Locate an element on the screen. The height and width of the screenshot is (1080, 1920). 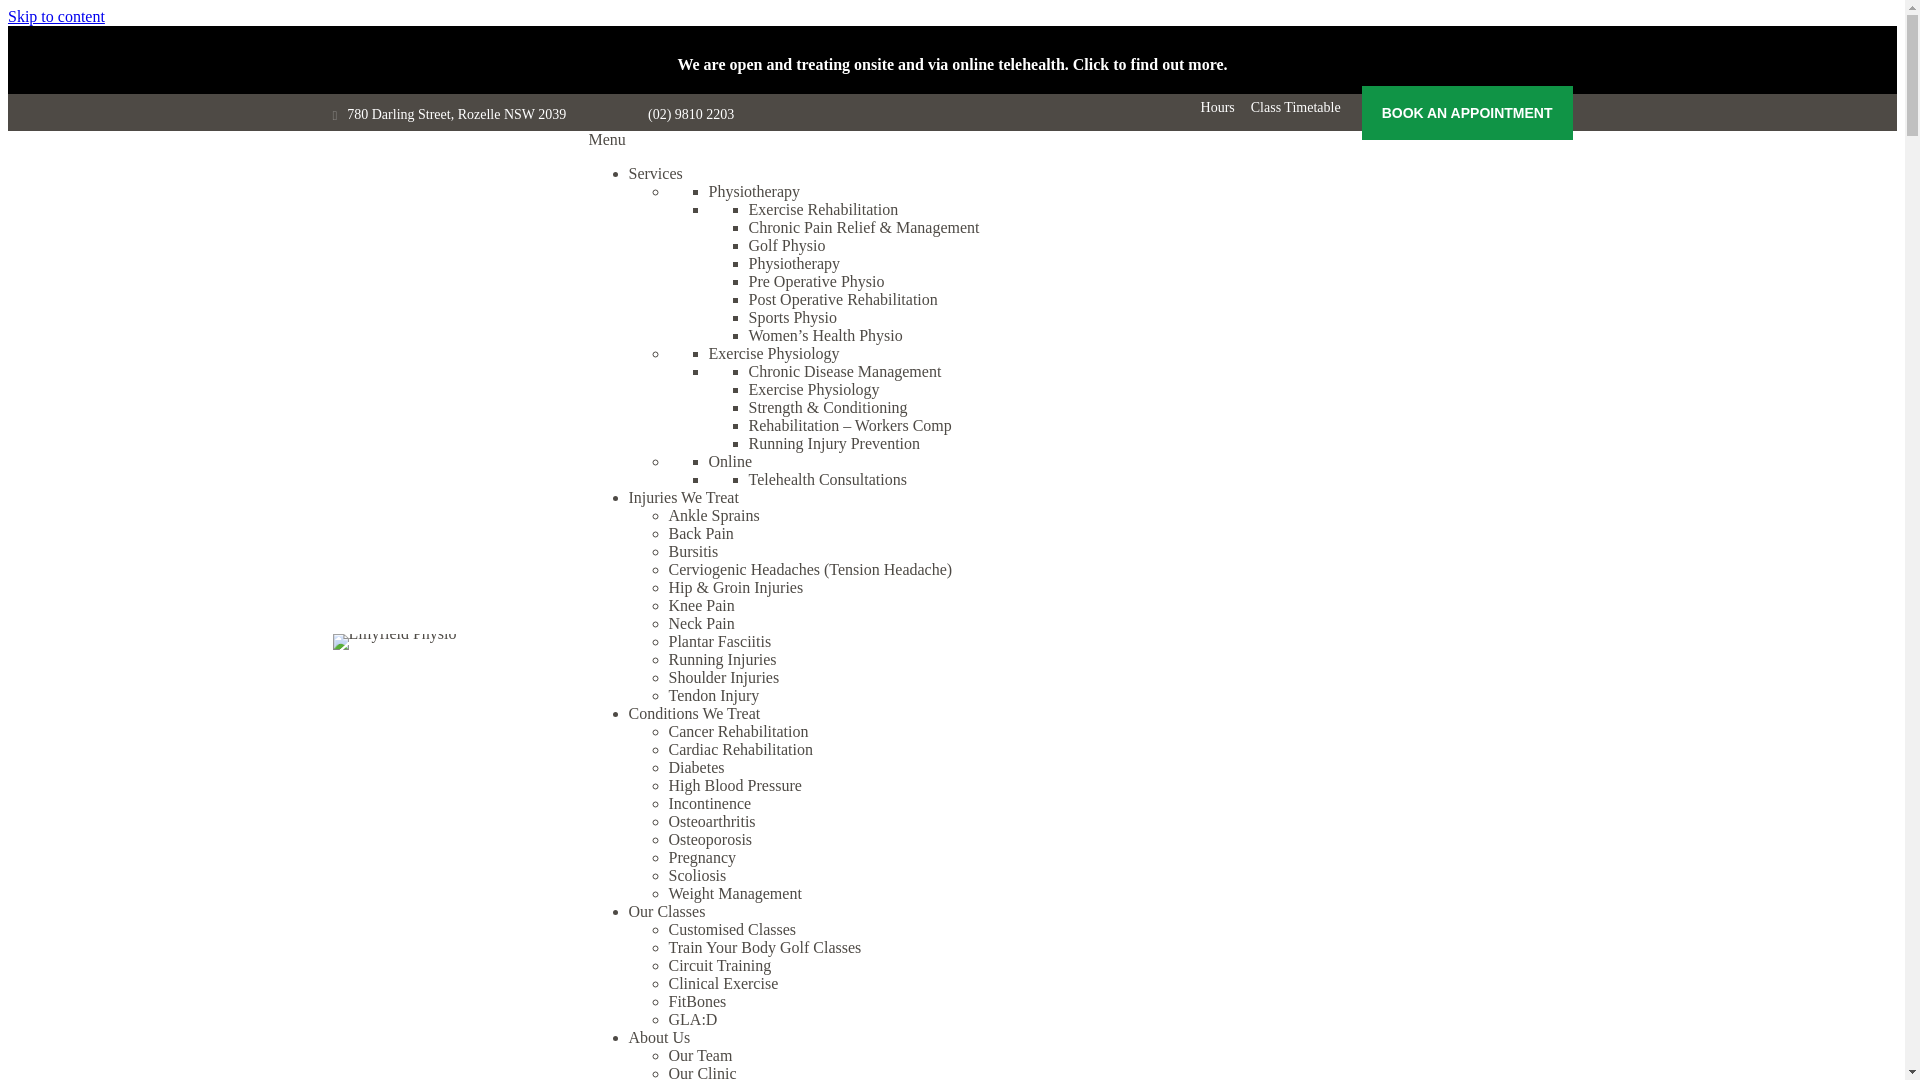
'Osteoporosis' is located at coordinates (710, 839).